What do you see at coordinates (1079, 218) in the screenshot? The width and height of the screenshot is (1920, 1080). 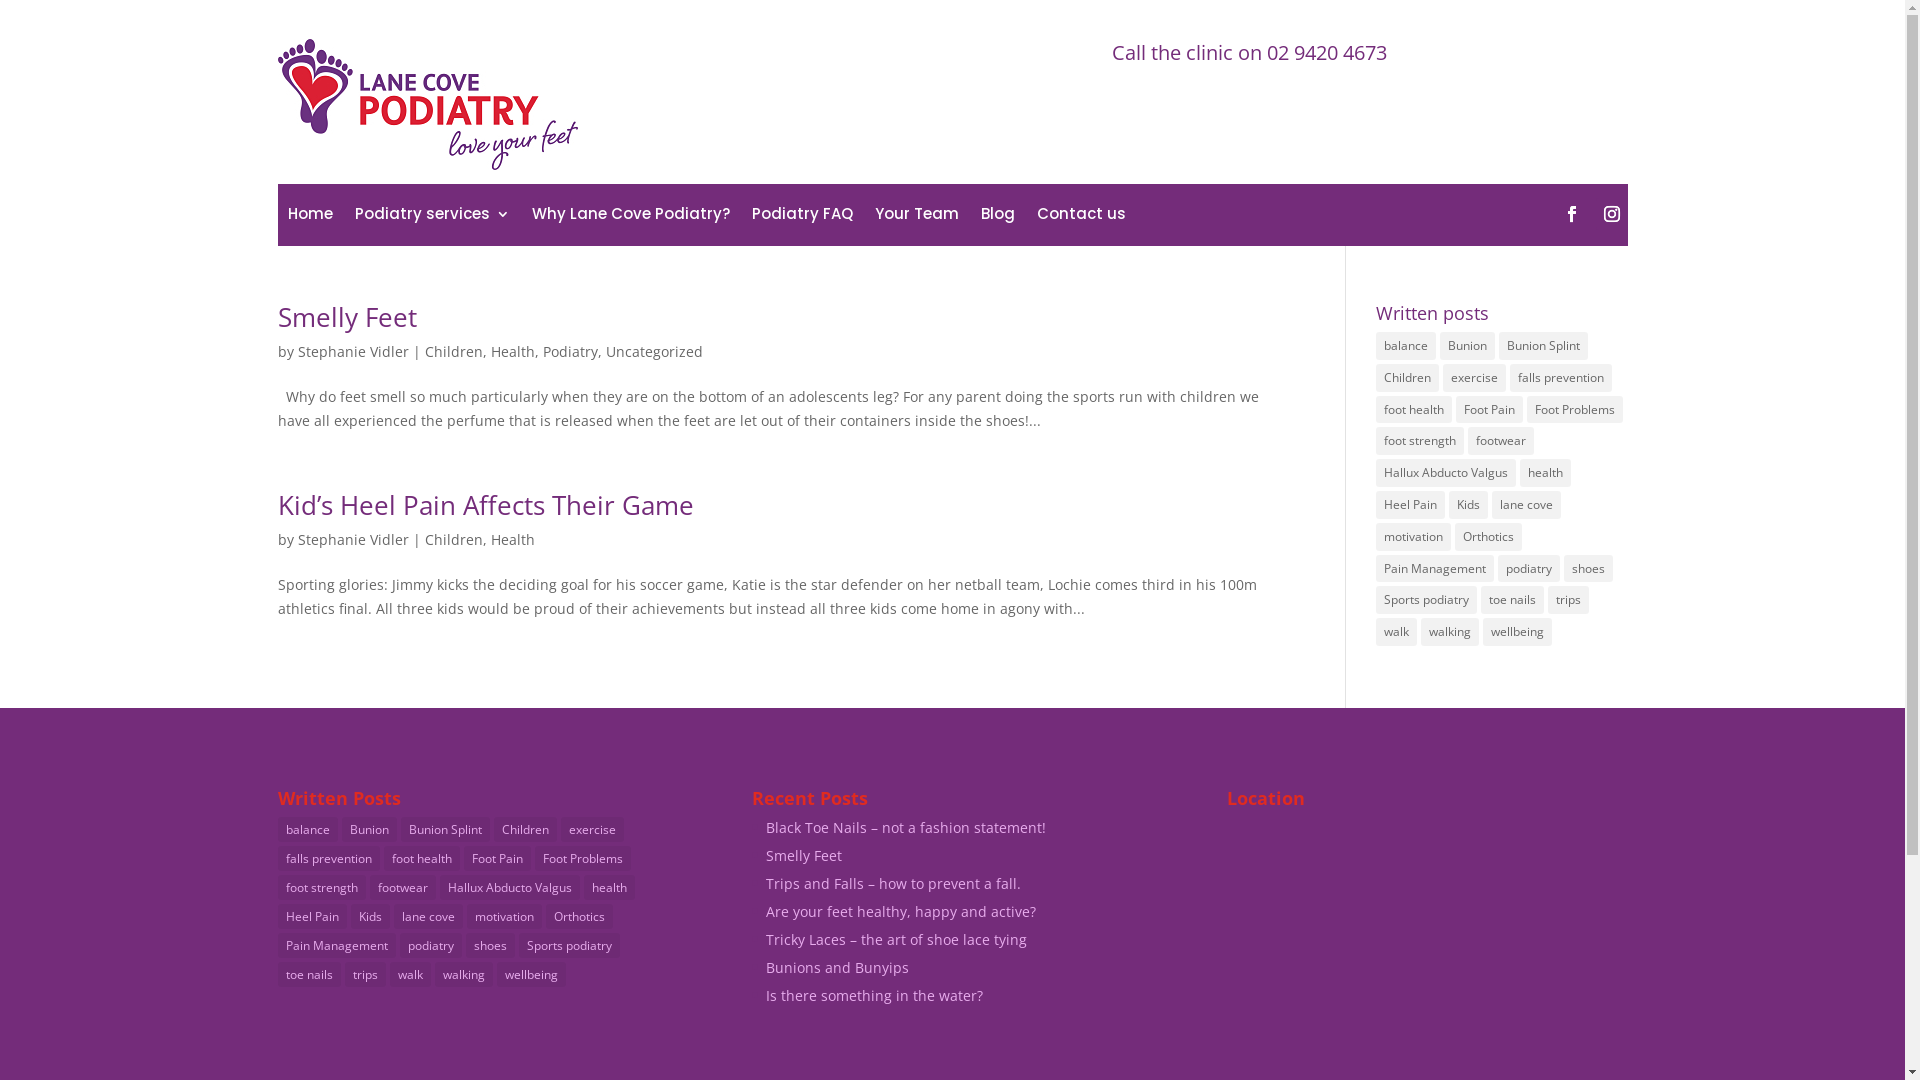 I see `'Contact us'` at bounding box center [1079, 218].